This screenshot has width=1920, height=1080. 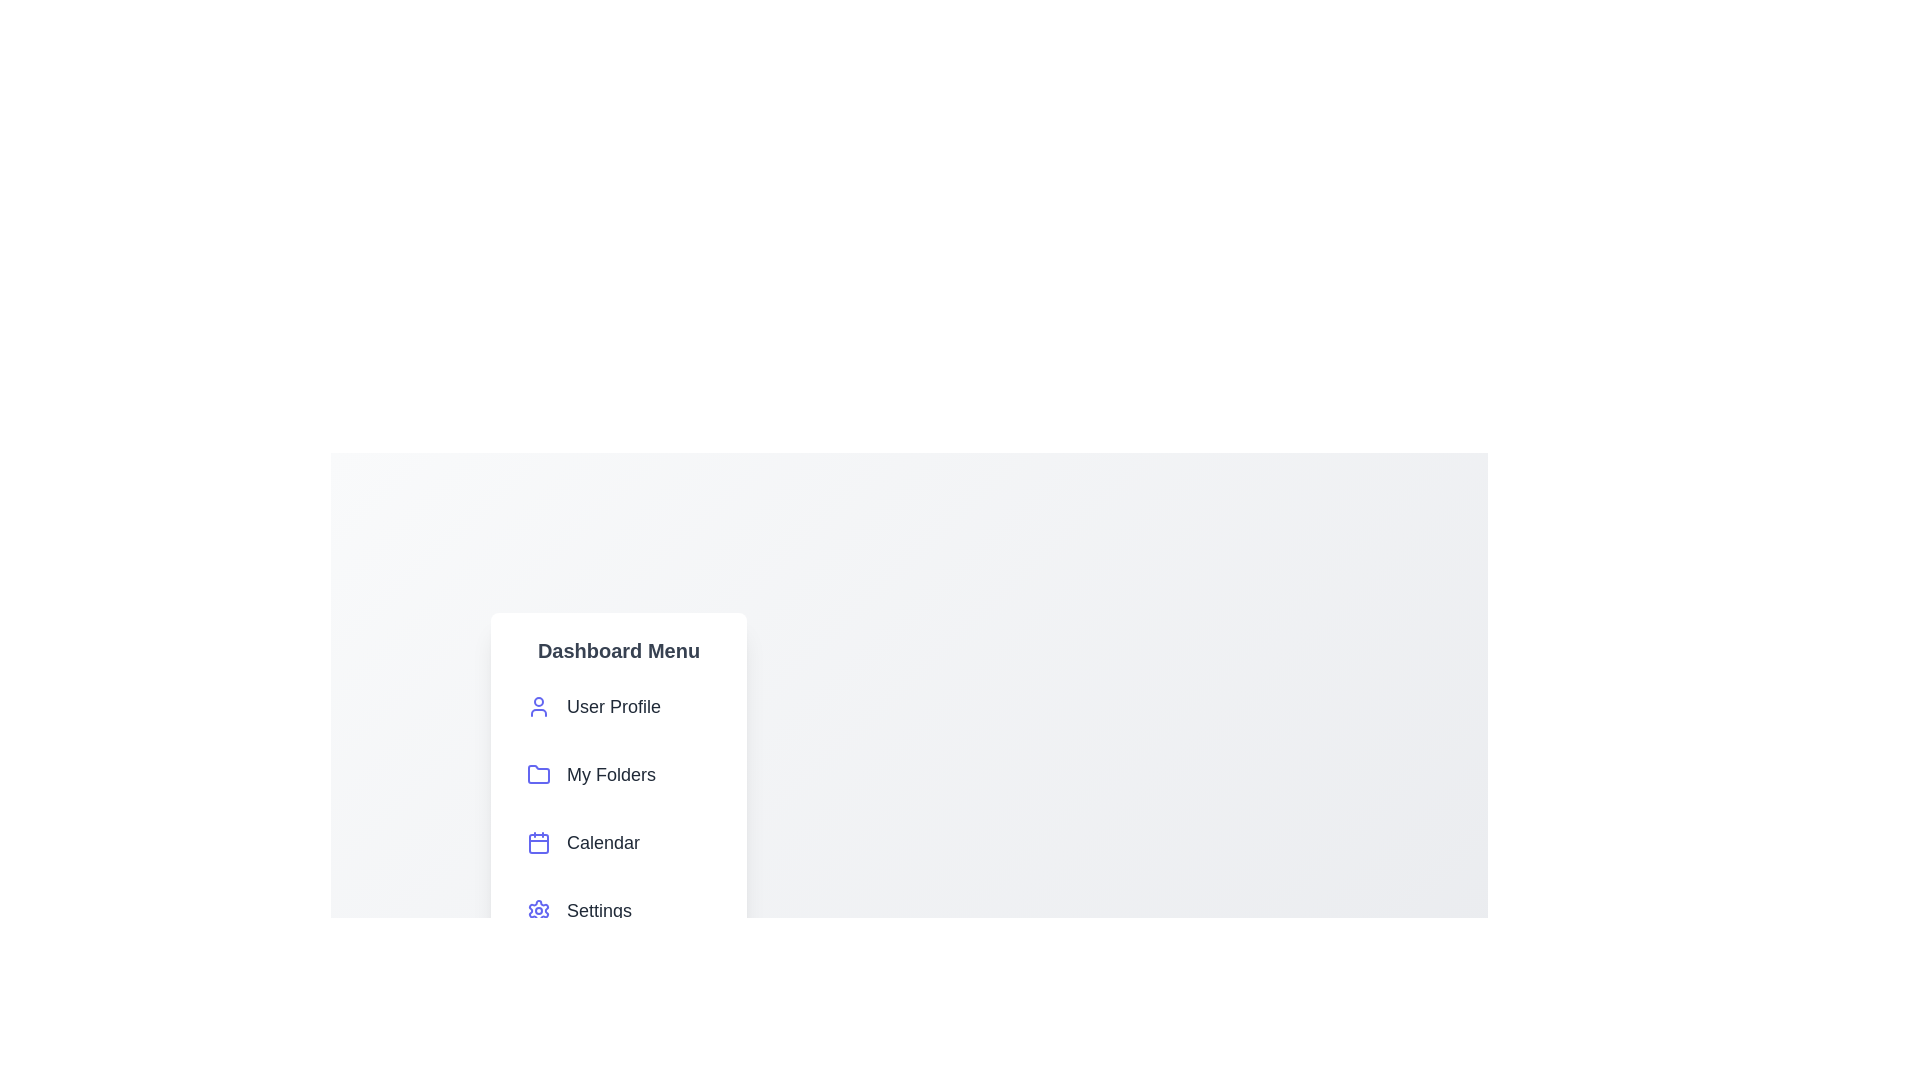 What do you see at coordinates (618, 705) in the screenshot?
I see `the 'User Profile' menu item` at bounding box center [618, 705].